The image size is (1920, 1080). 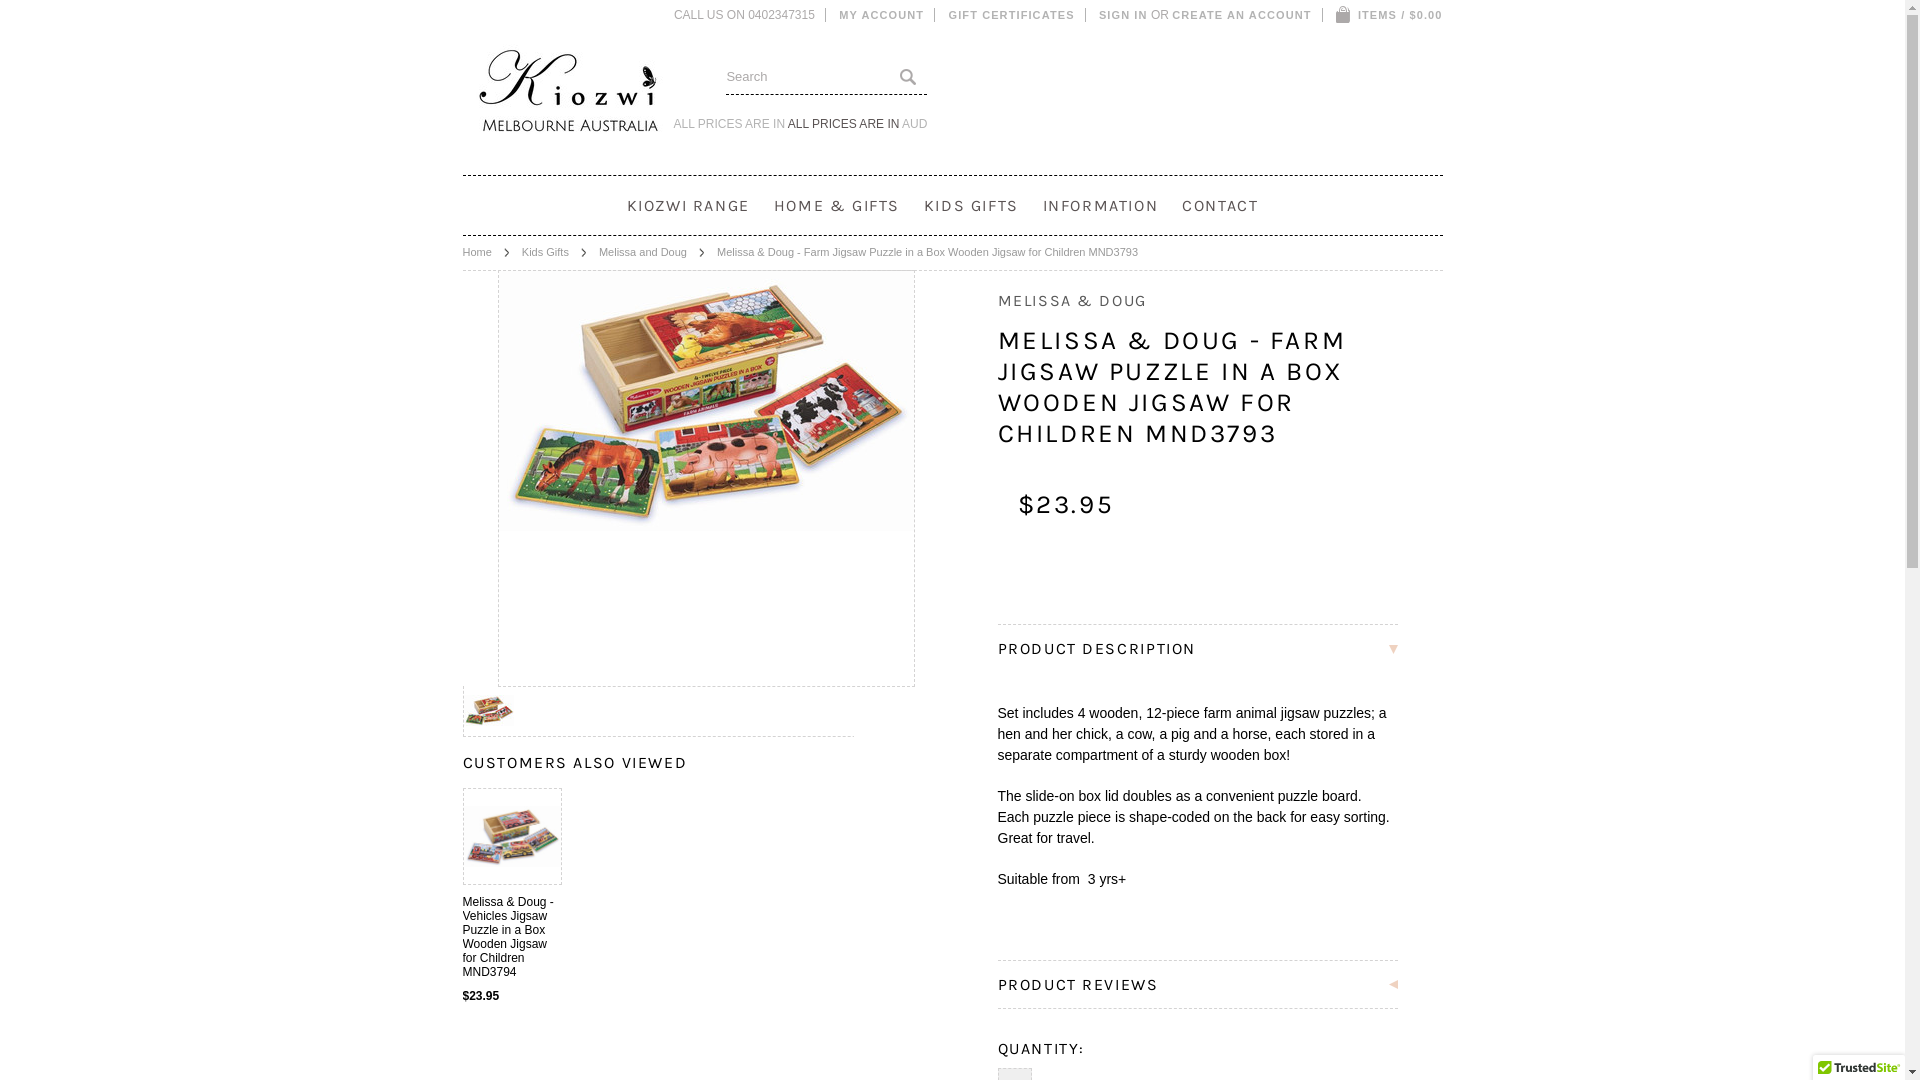 I want to click on 'SIGN IN', so click(x=1123, y=15).